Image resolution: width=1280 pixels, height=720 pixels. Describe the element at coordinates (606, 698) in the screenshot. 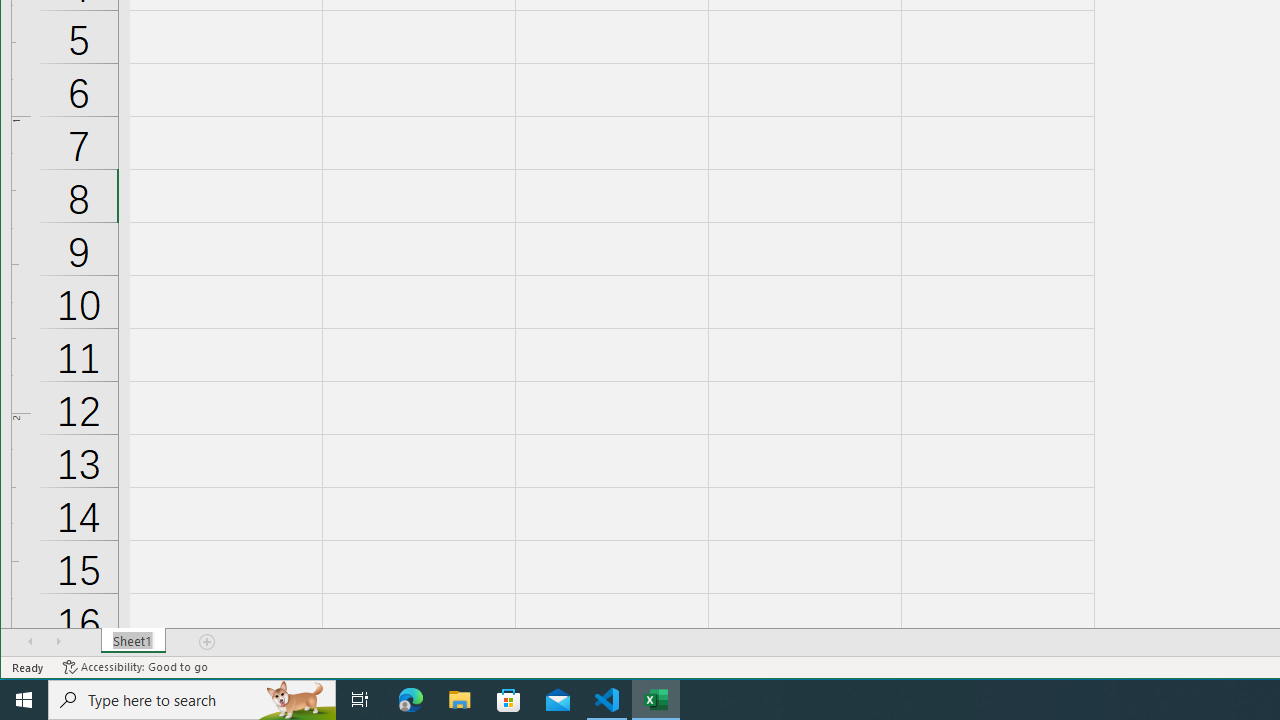

I see `'Visual Studio Code - 1 running window'` at that location.